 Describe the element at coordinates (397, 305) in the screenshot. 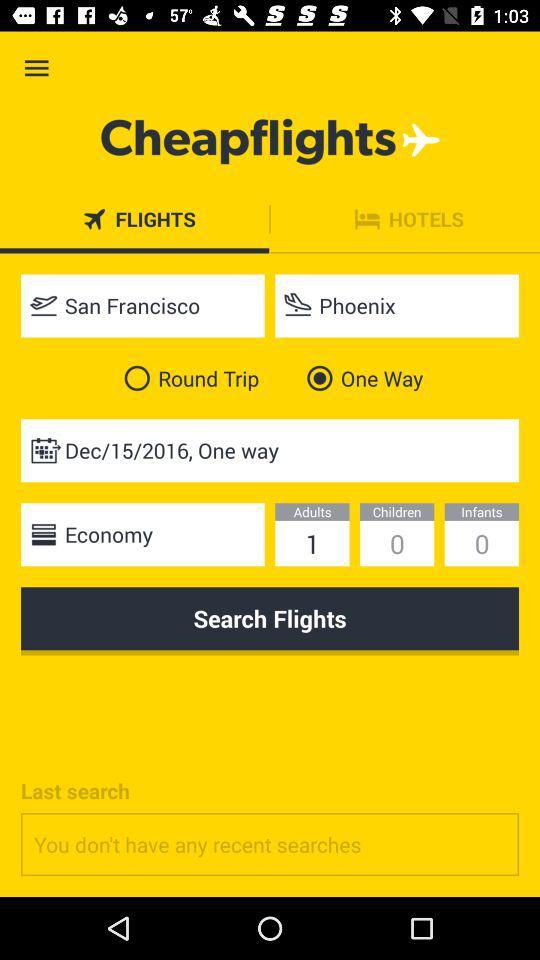

I see `item next to the san francisco item` at that location.